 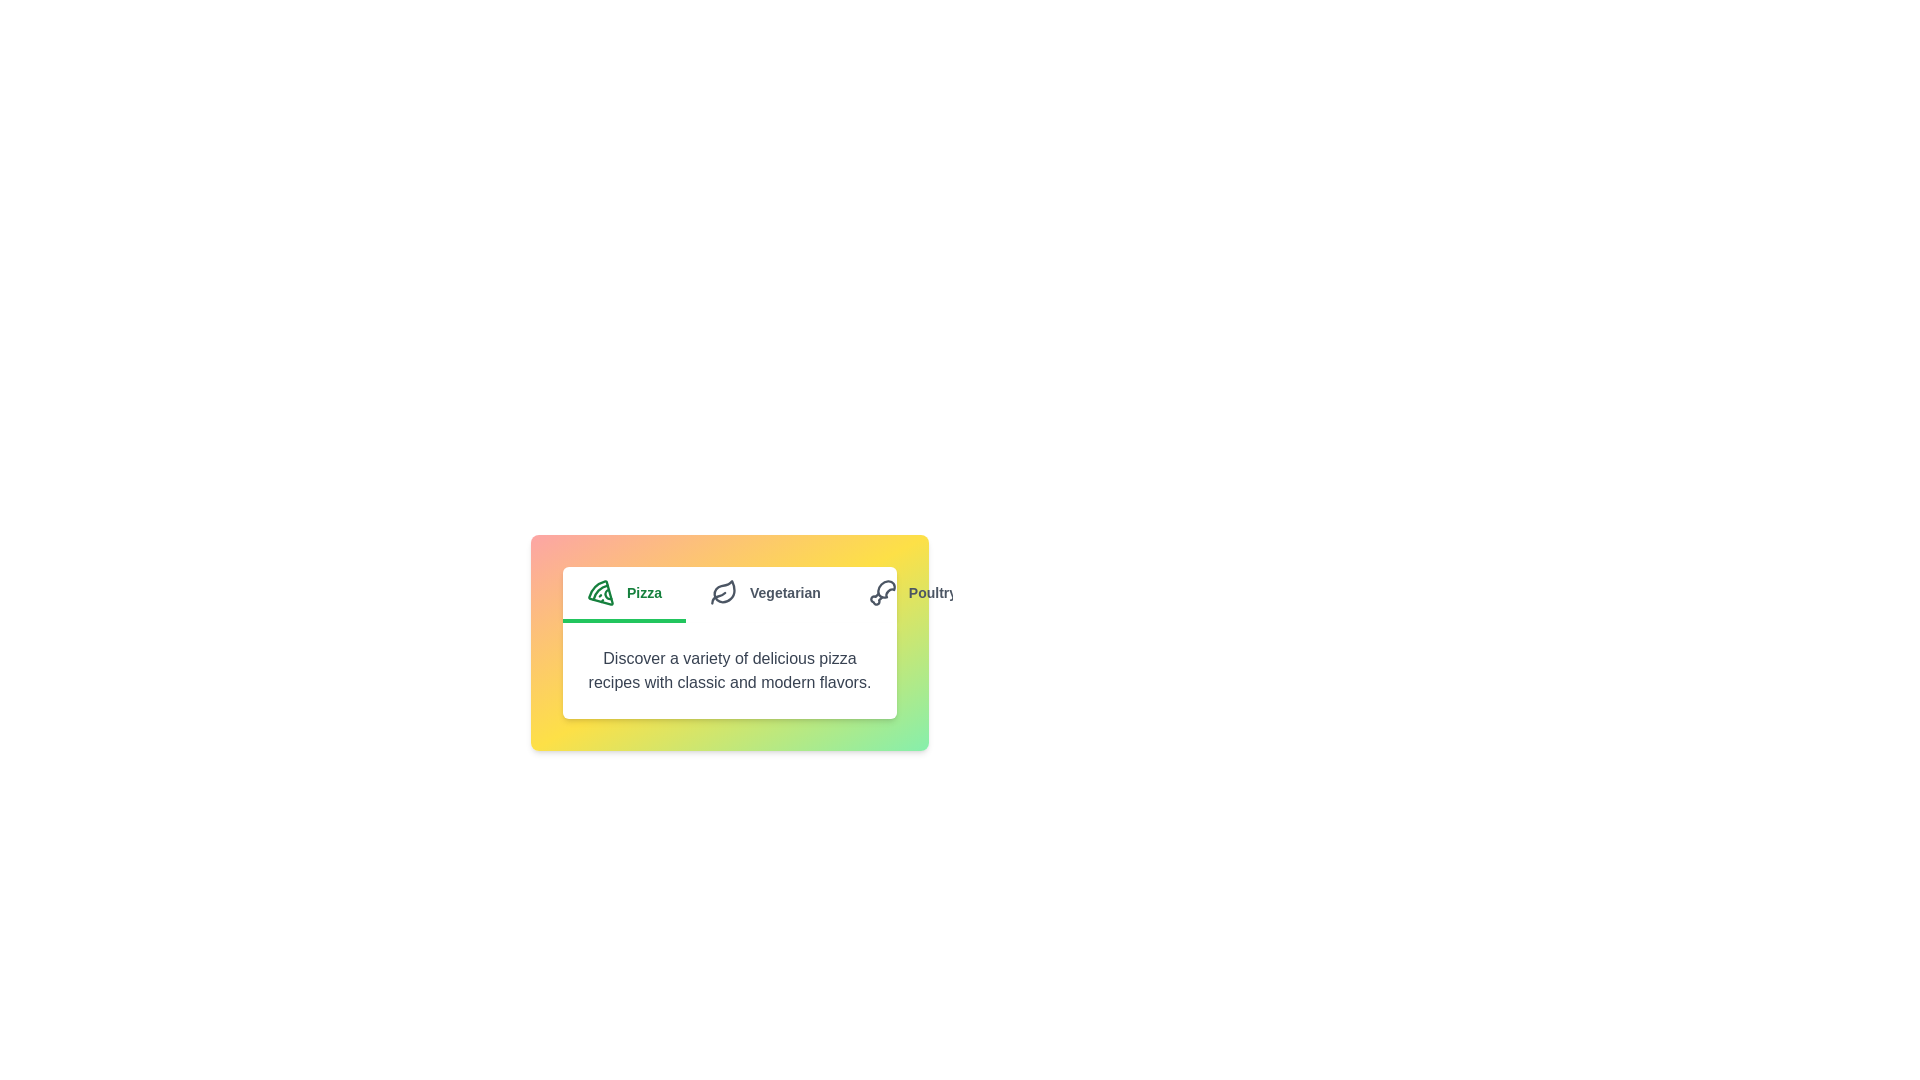 I want to click on the tab labeled Pizza, so click(x=623, y=593).